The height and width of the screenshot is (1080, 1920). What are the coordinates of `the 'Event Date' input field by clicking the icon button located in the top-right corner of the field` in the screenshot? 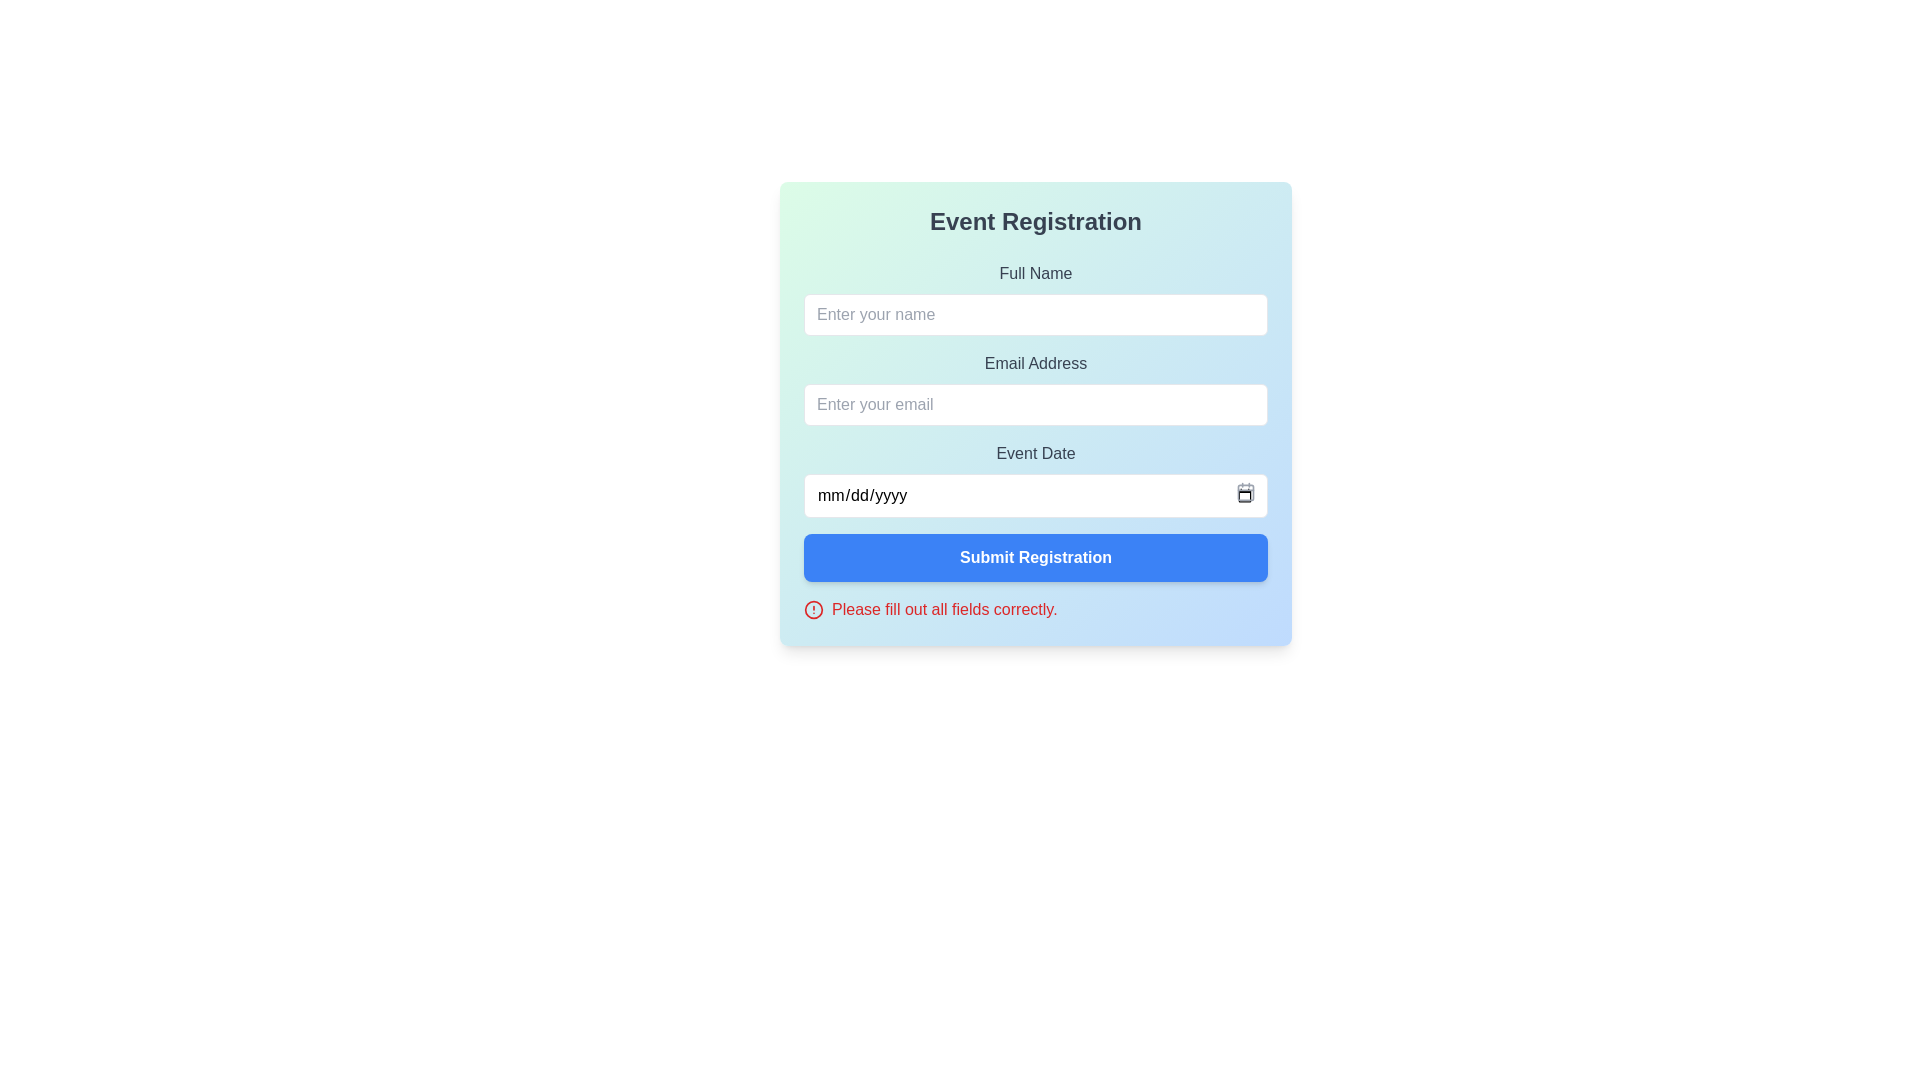 It's located at (1245, 492).